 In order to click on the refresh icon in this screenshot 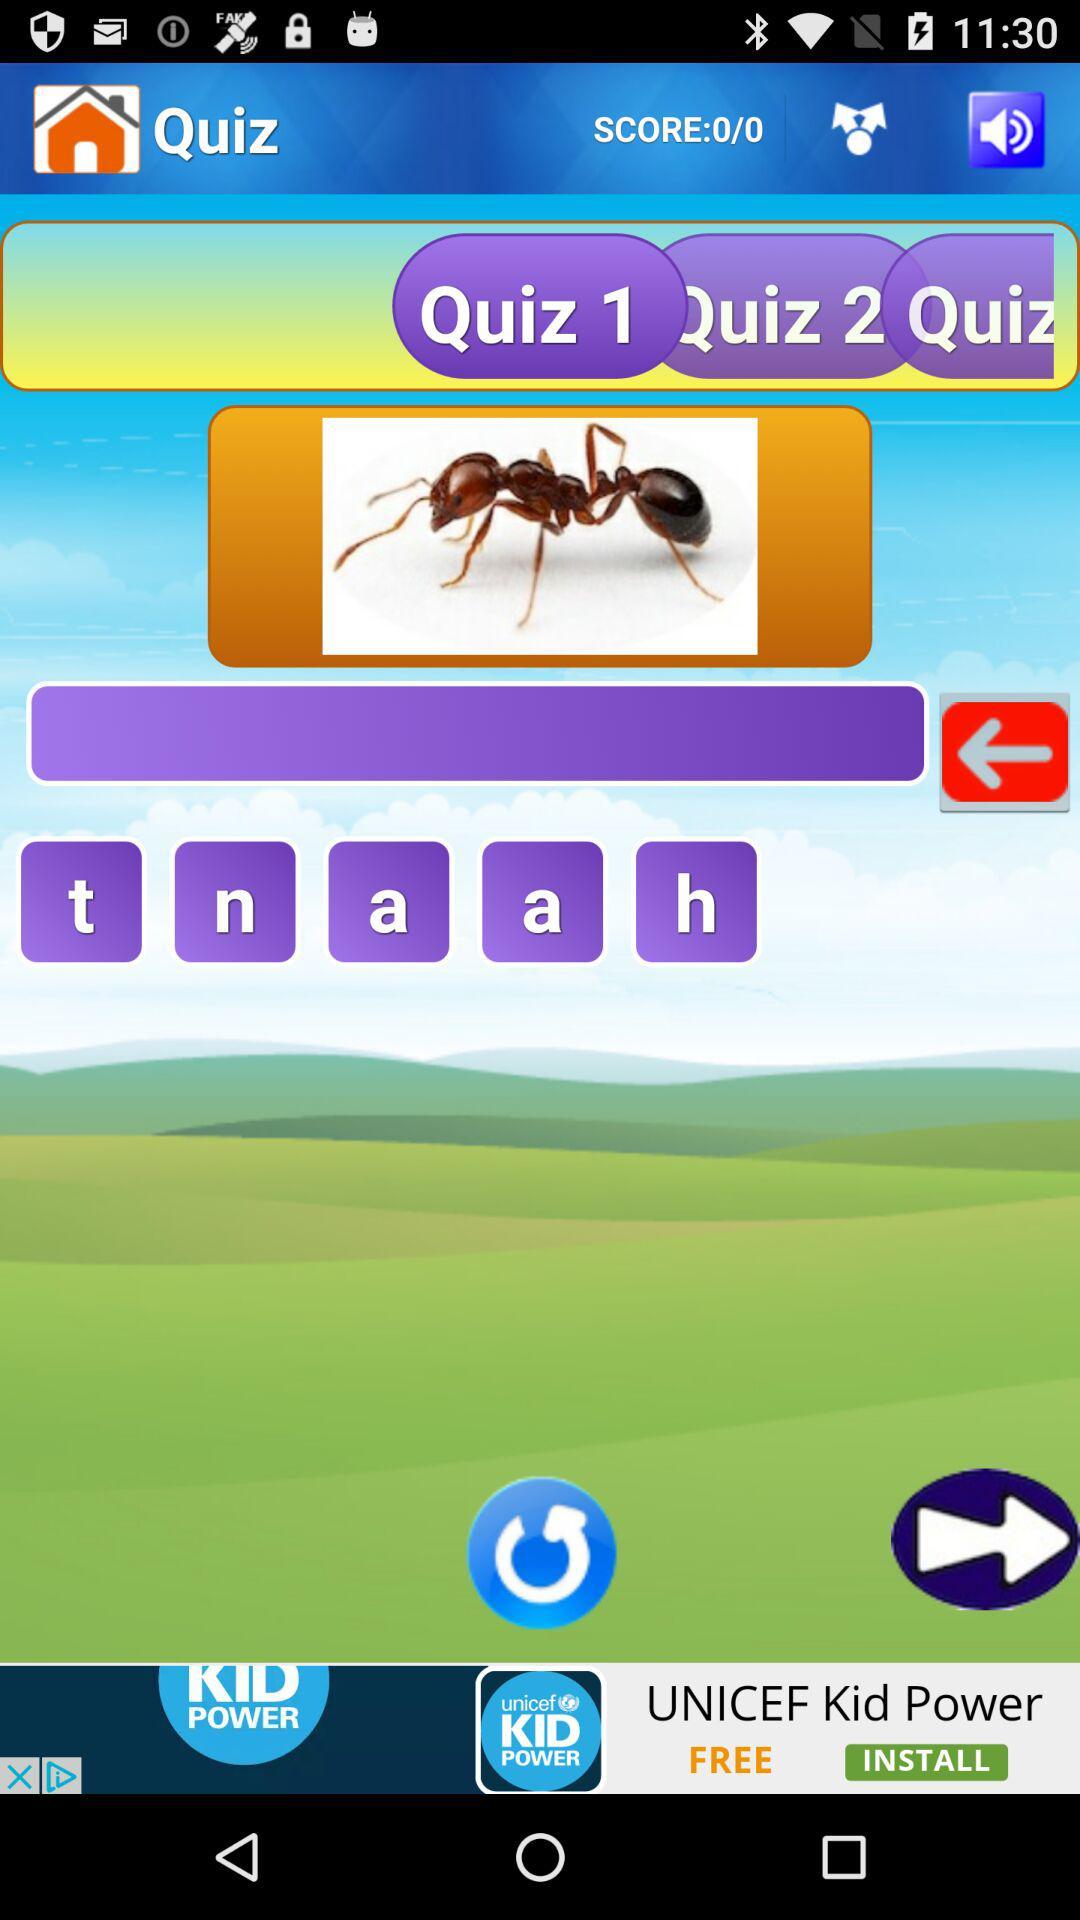, I will do `click(540, 1661)`.